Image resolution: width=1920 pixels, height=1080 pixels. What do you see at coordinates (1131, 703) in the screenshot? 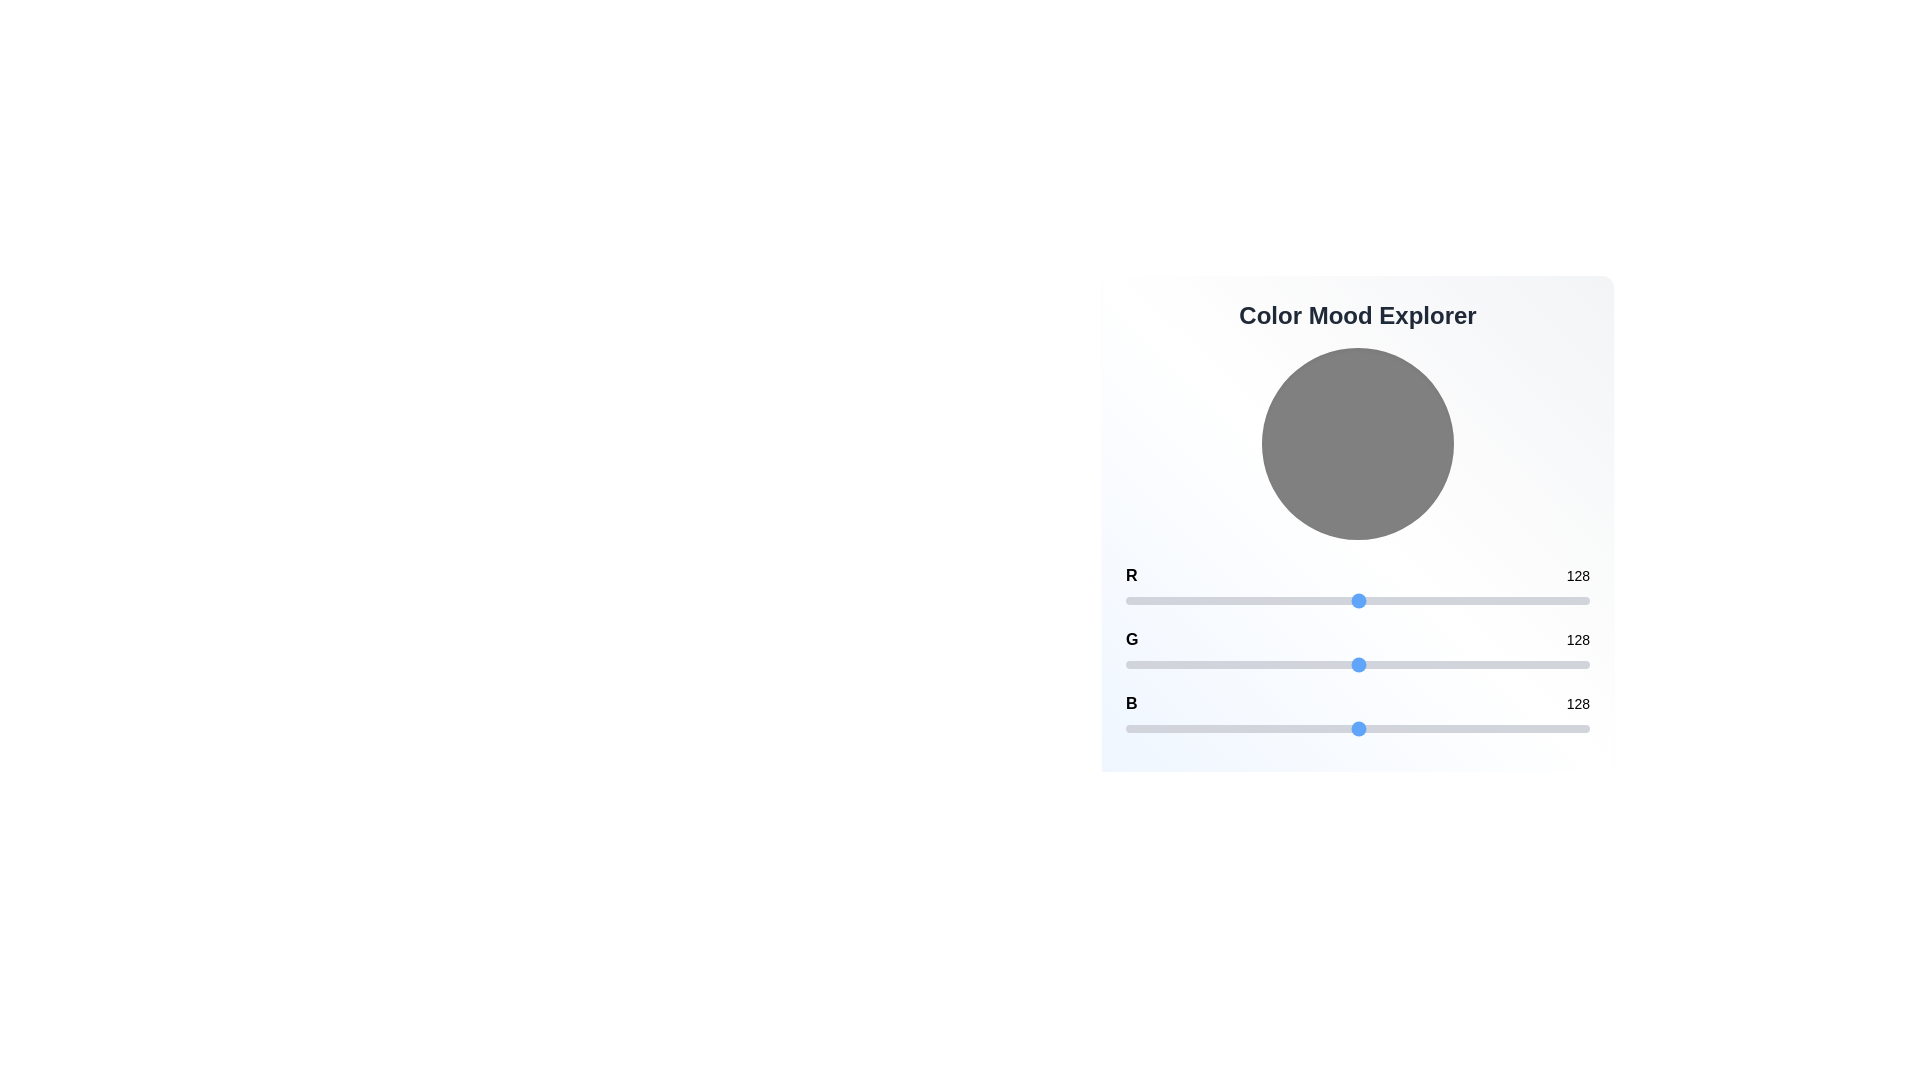
I see `the color channel label 'B' where channel can be 'R', 'G', or 'B'` at bounding box center [1131, 703].